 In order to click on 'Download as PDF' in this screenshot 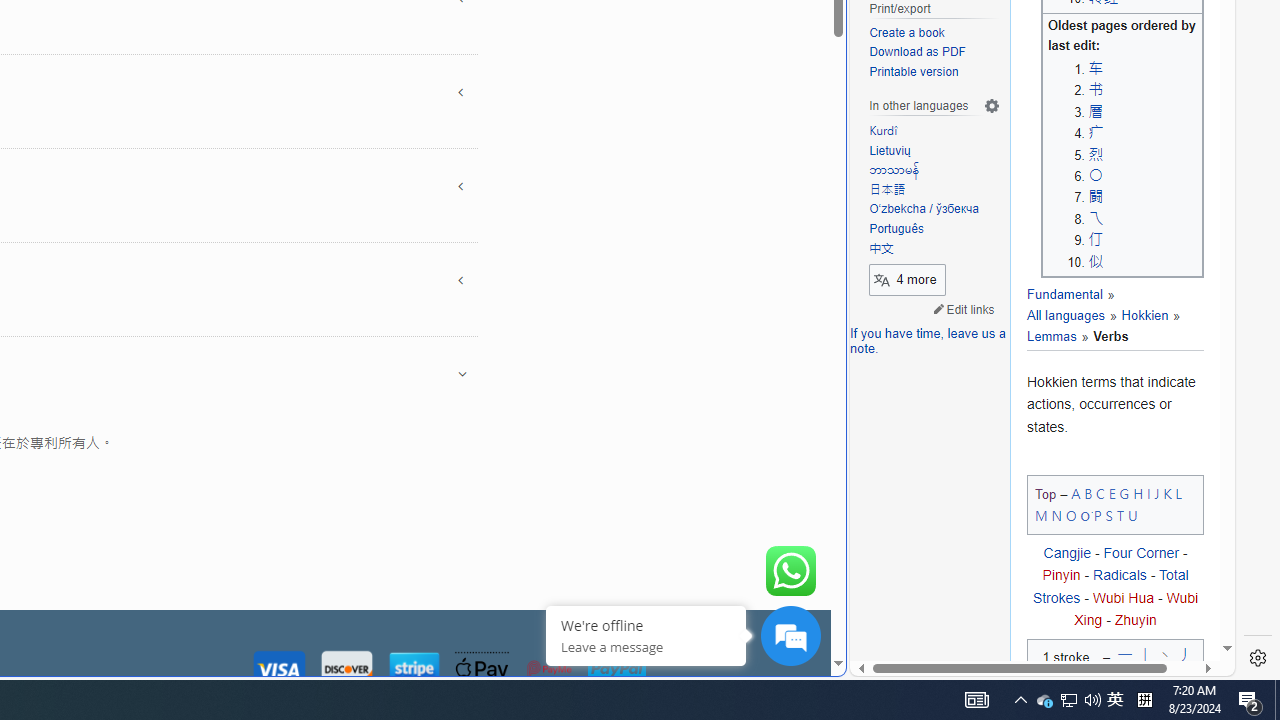, I will do `click(916, 51)`.